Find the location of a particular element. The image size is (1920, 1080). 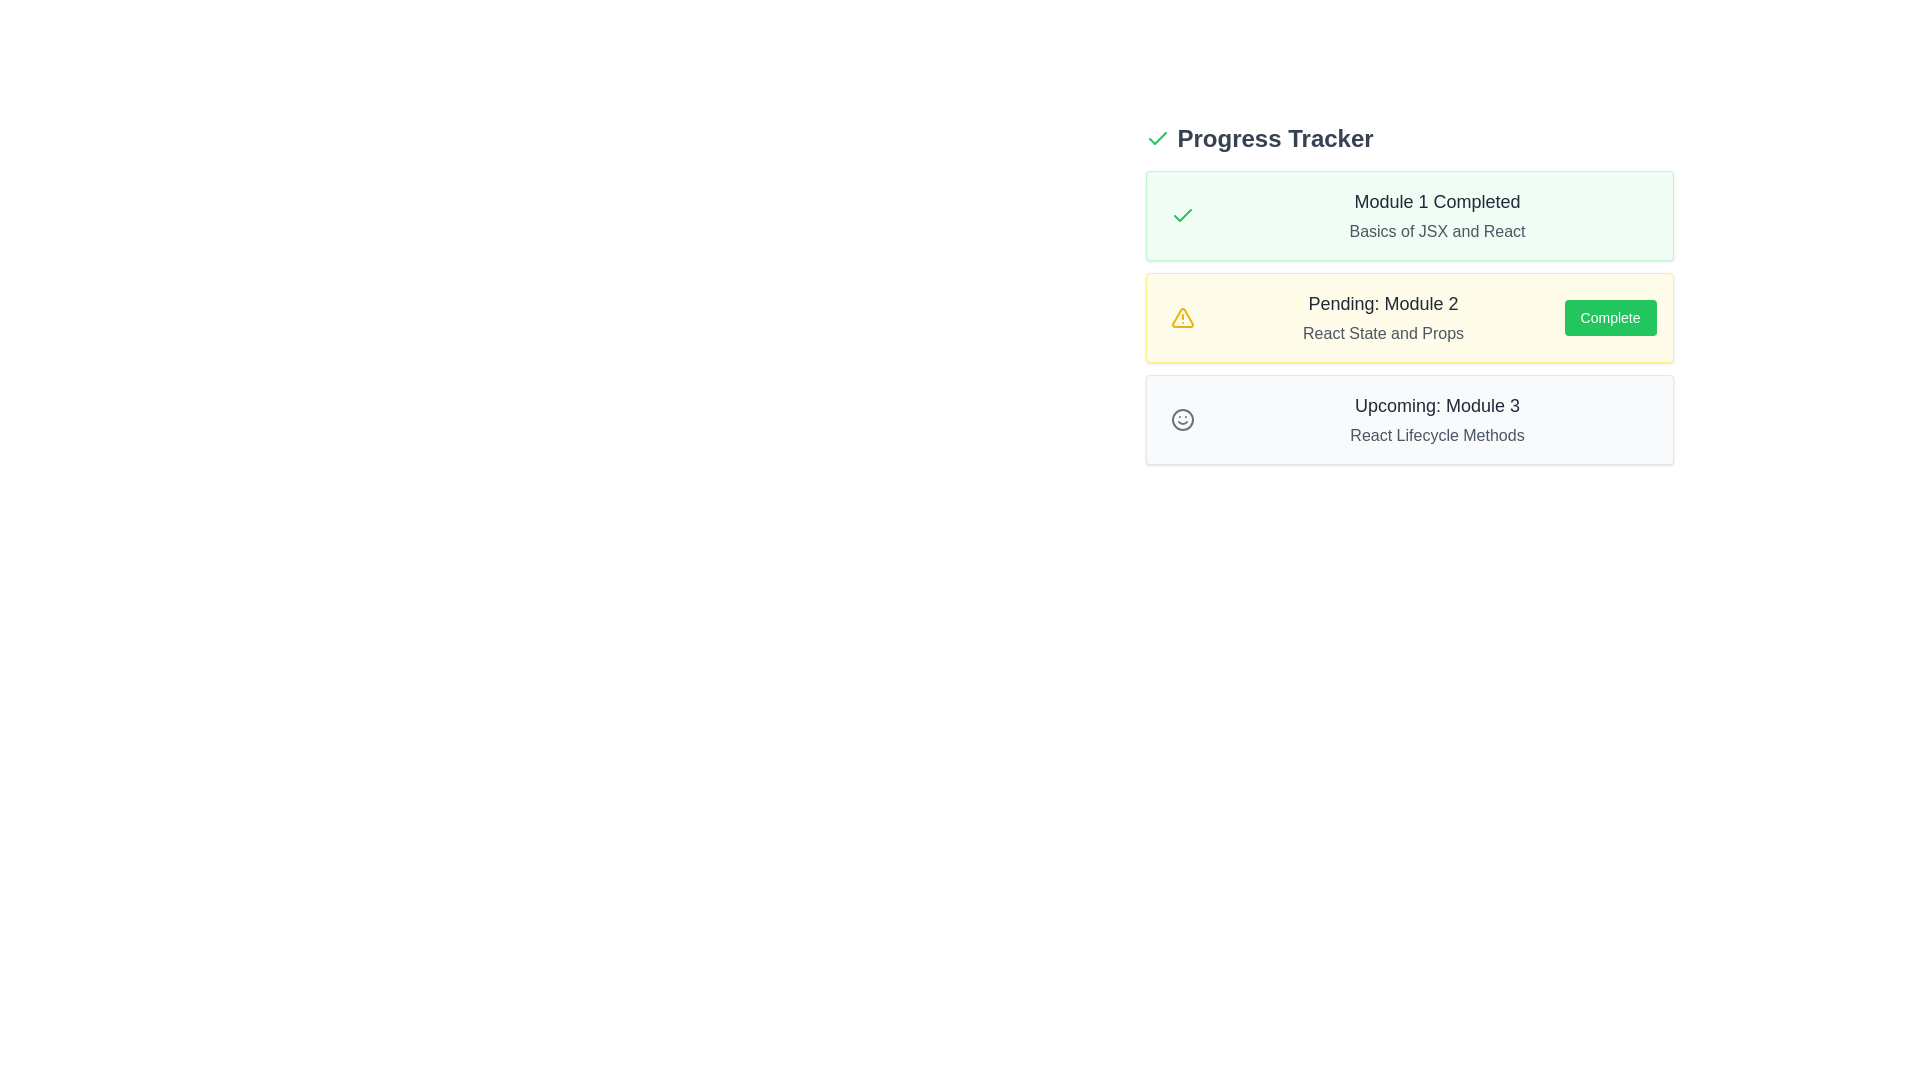

the green checkmark icon located in the top-left segment of the 'Module 1 Completed' progress card in the progress tracker is located at coordinates (1182, 216).